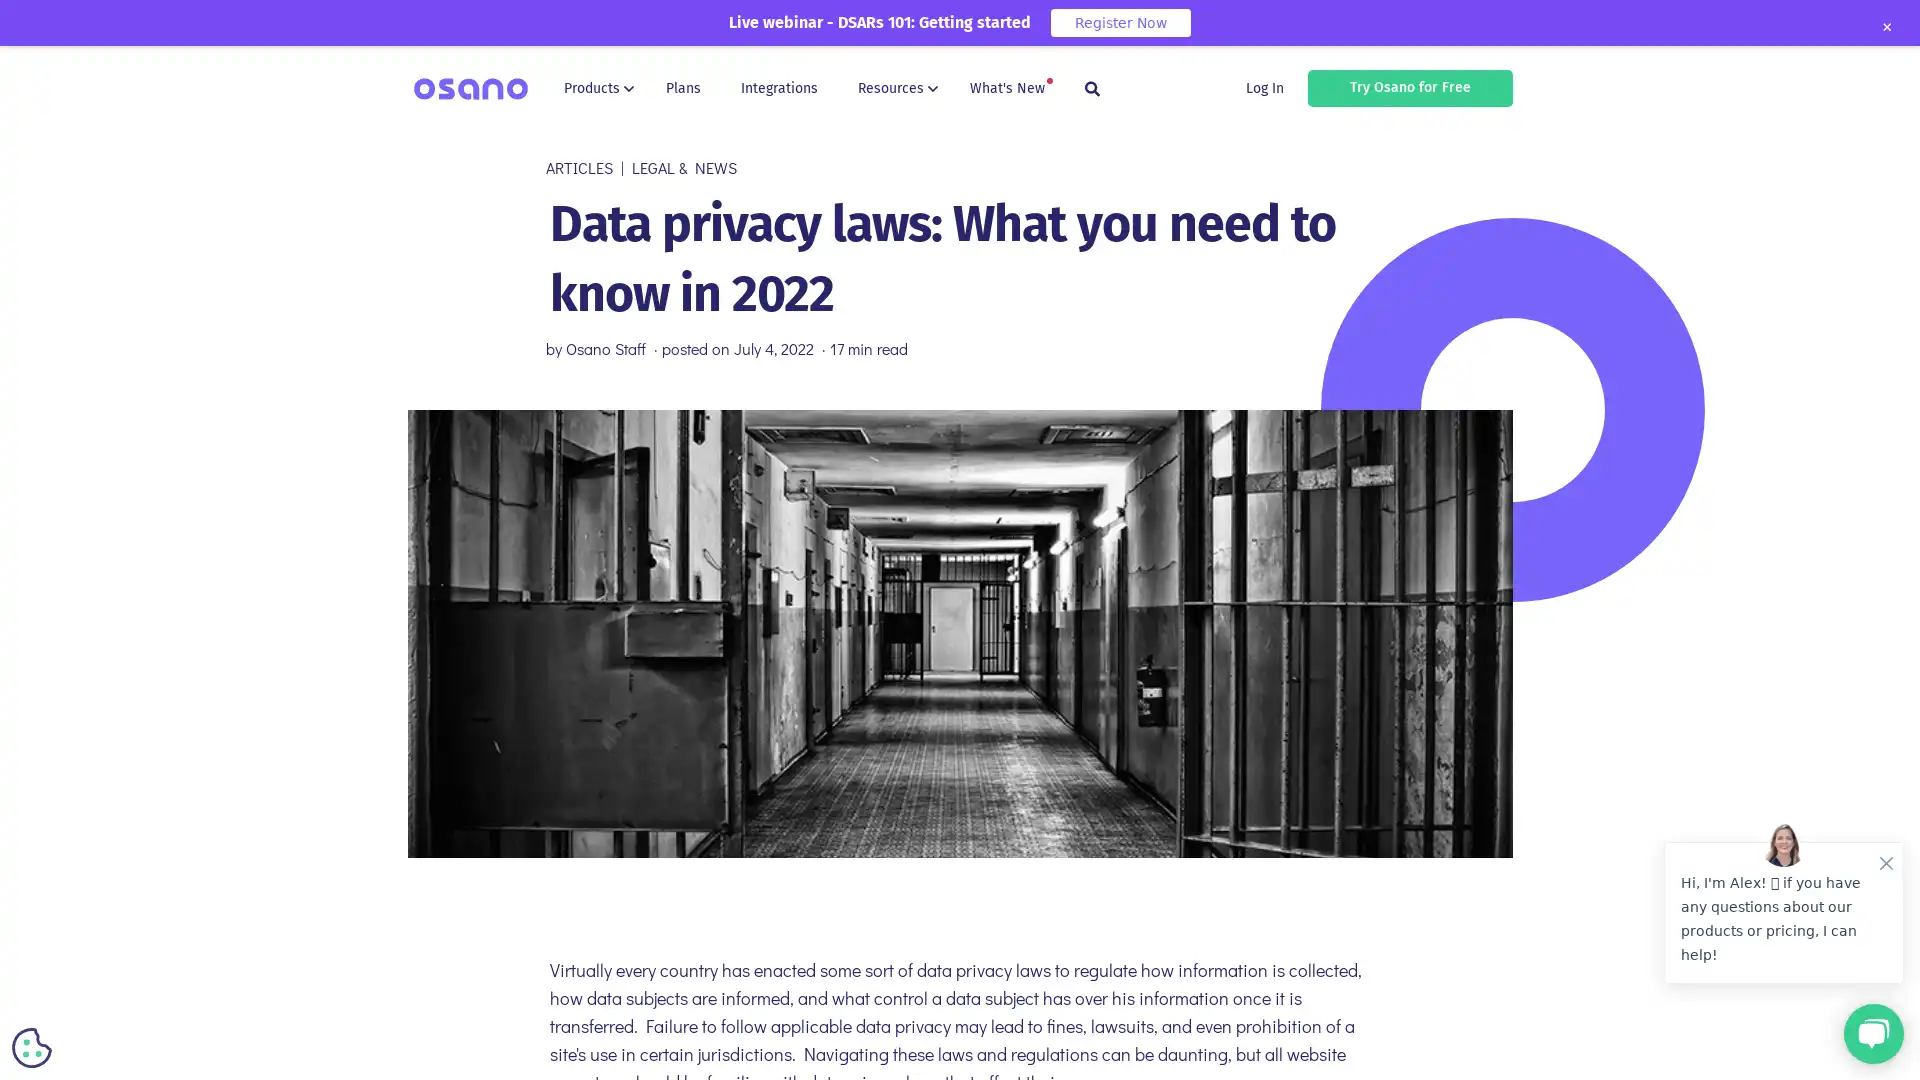 This screenshot has height=1080, width=1920. What do you see at coordinates (32, 1047) in the screenshot?
I see `Cookie Preferences` at bounding box center [32, 1047].